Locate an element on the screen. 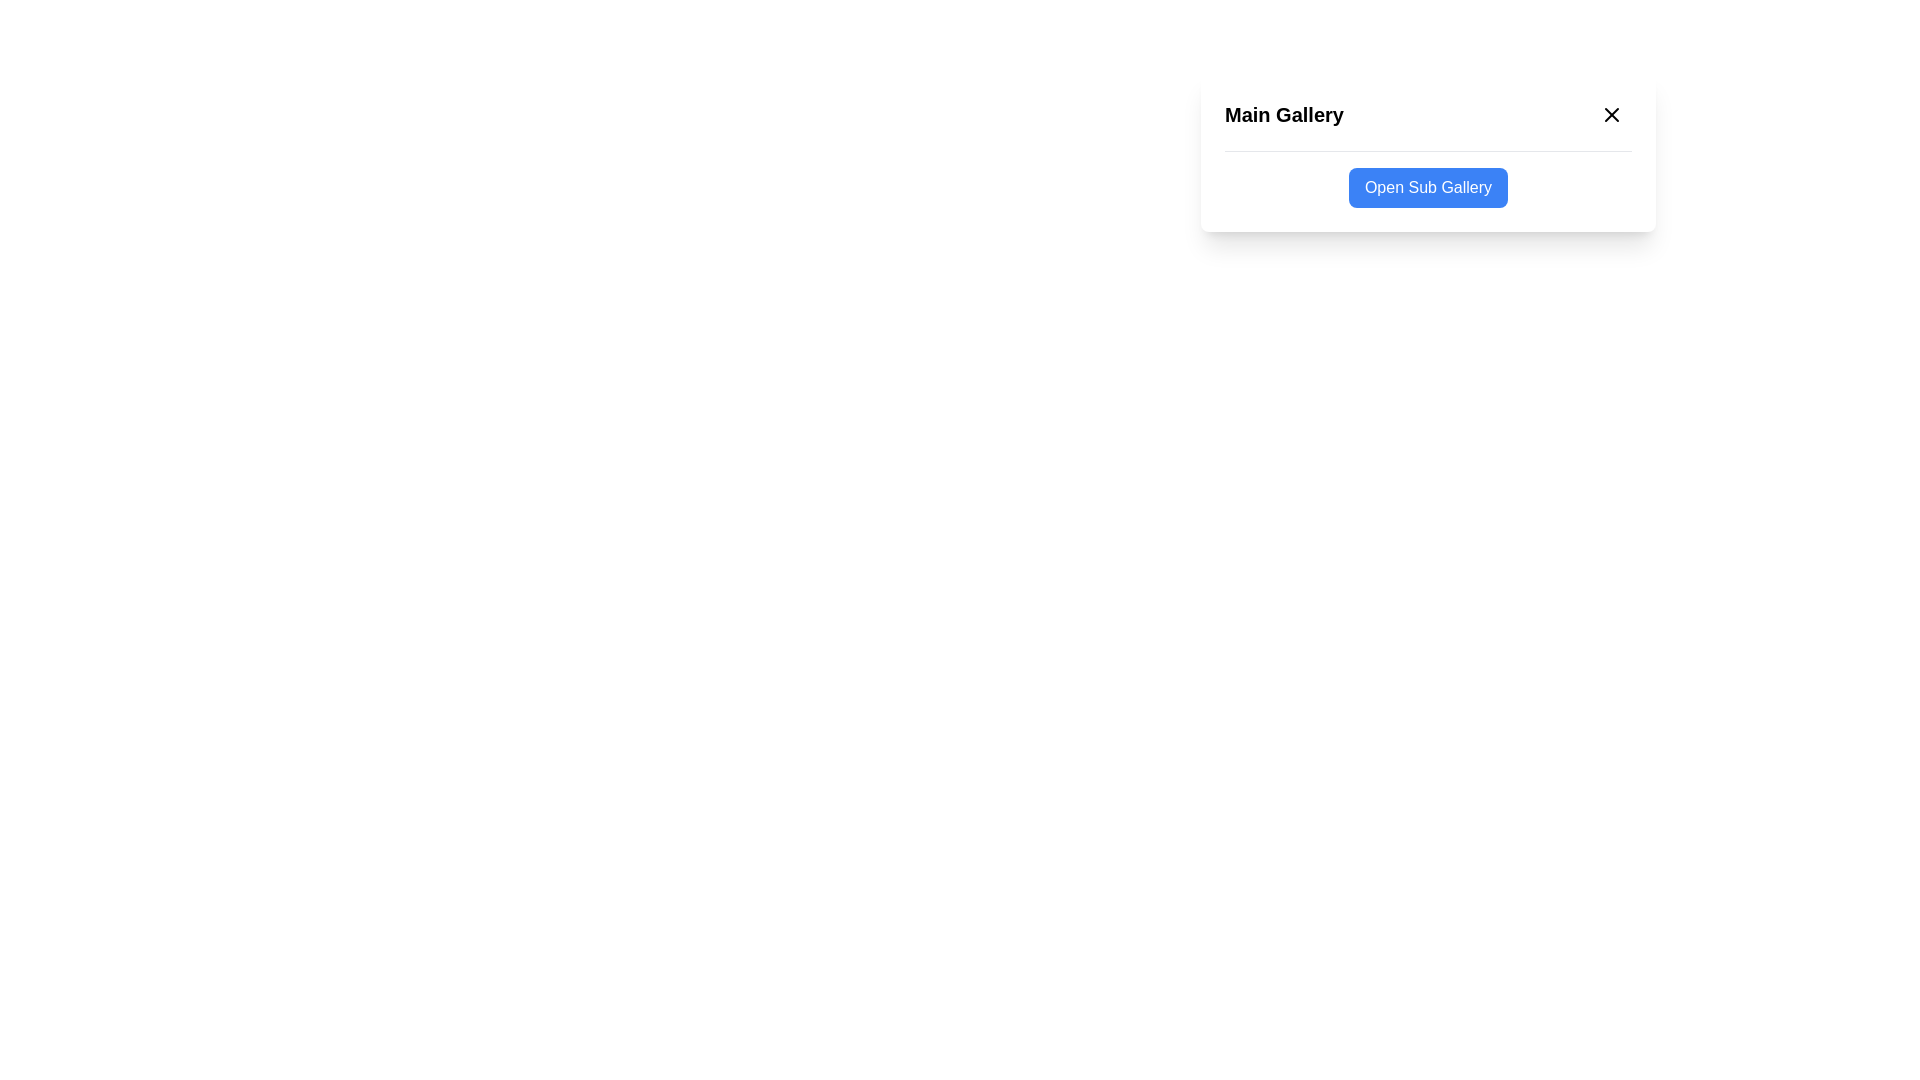 The height and width of the screenshot is (1080, 1920). the blue button labeled 'Open Sub Gallery' located below the 'Main Gallery' text is located at coordinates (1427, 188).